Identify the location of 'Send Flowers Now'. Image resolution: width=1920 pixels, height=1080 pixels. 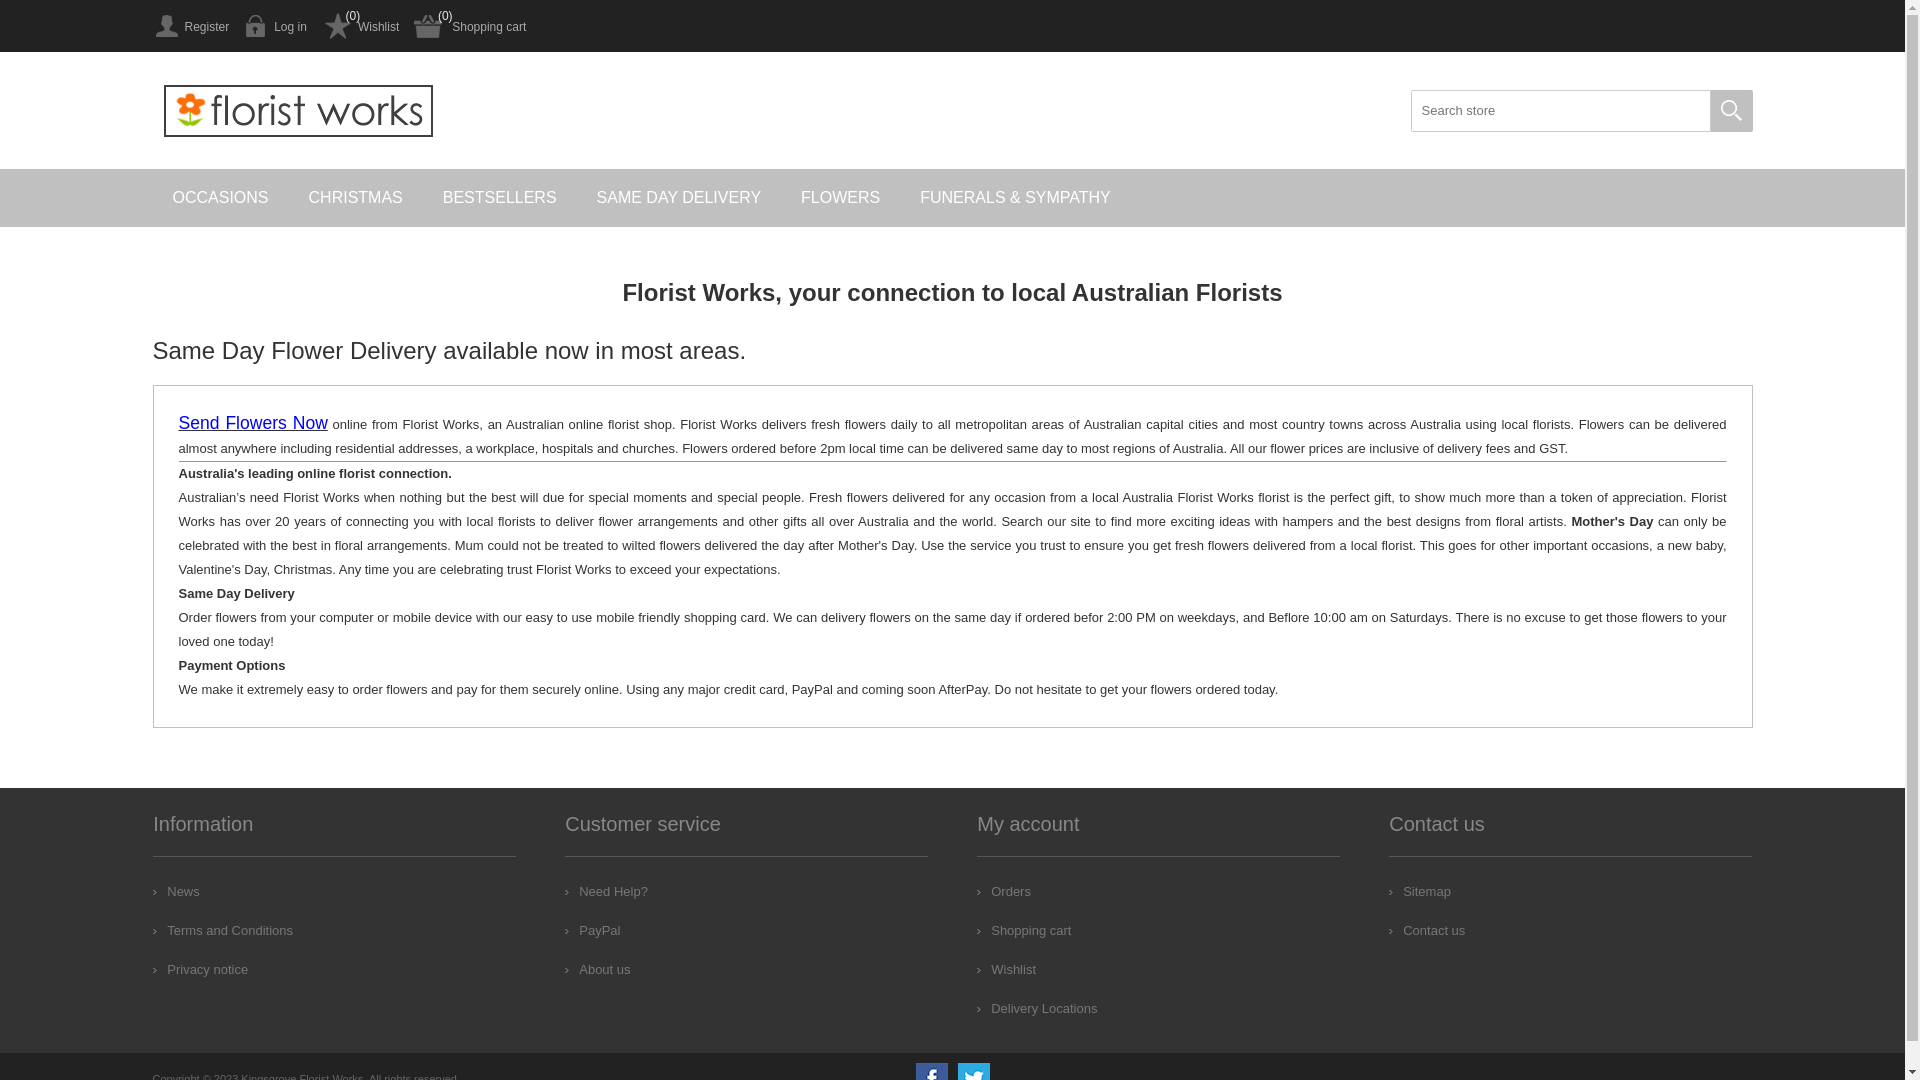
(177, 423).